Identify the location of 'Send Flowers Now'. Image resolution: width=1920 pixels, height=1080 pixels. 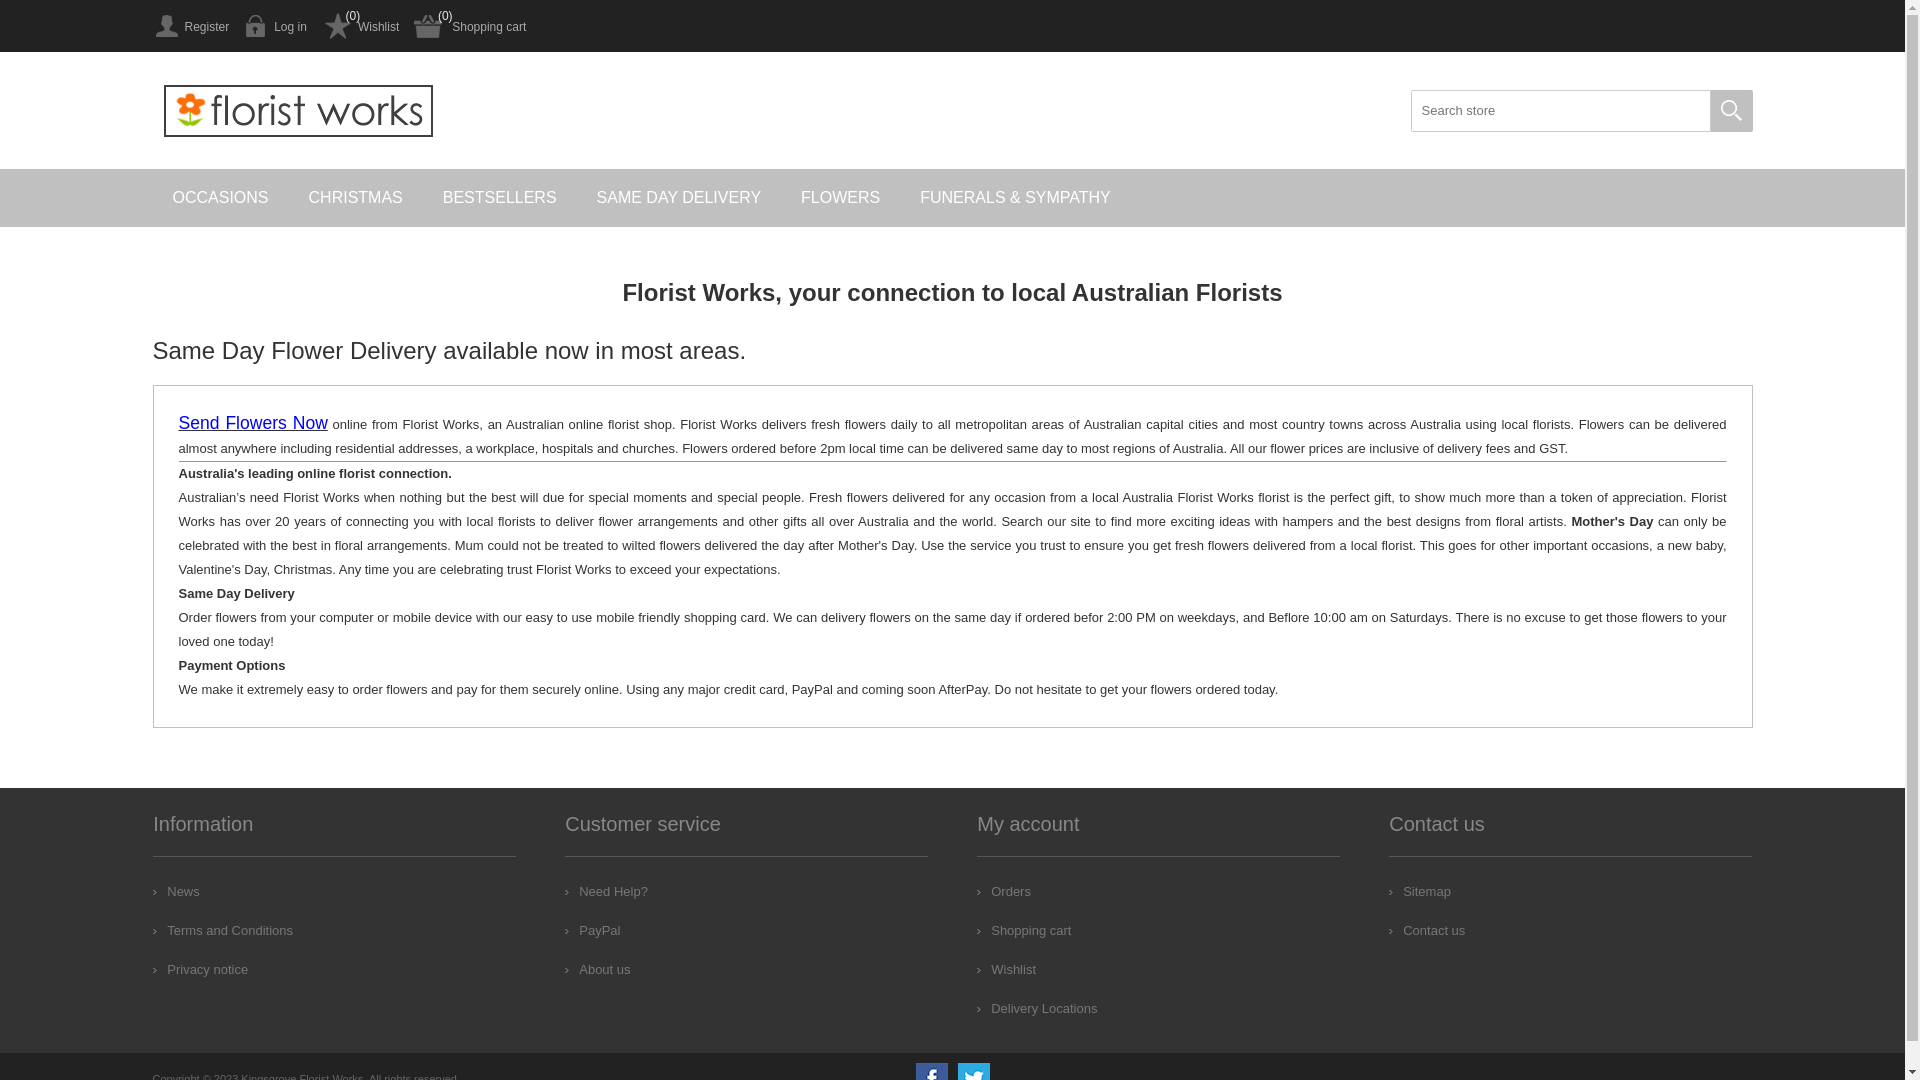
(177, 423).